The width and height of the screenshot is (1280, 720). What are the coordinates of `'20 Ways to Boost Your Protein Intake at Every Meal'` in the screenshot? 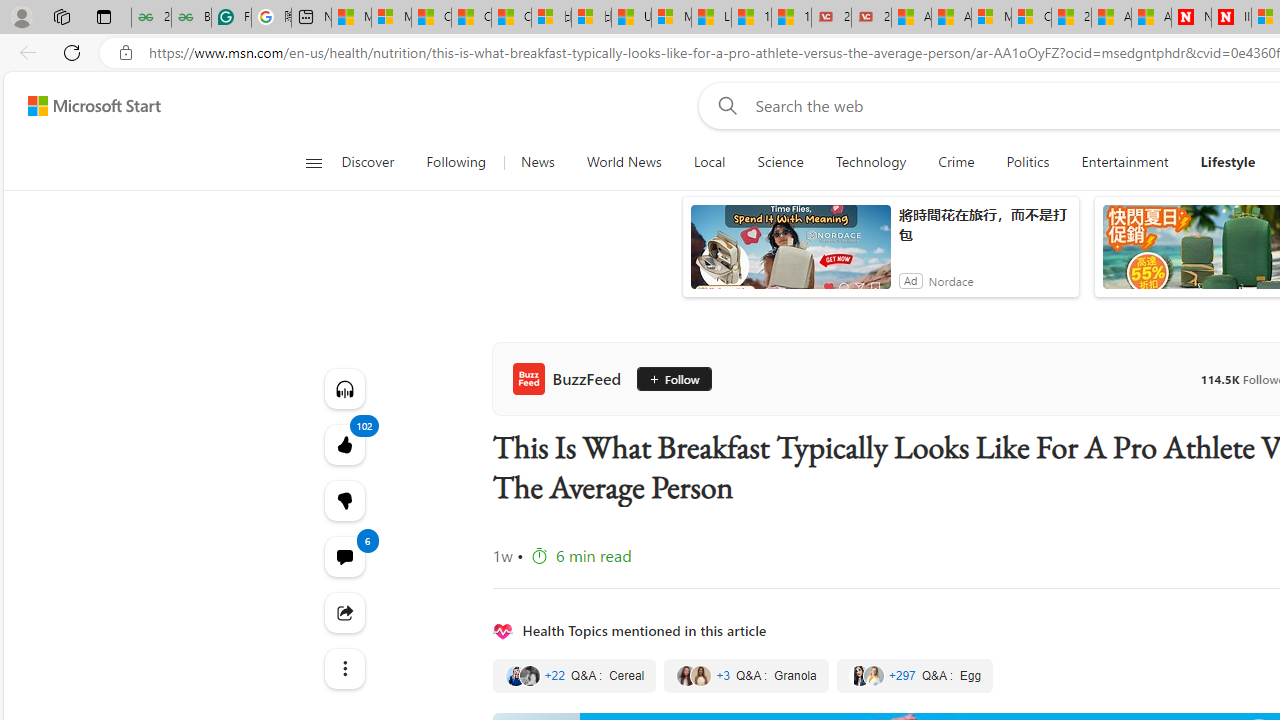 It's located at (1070, 17).